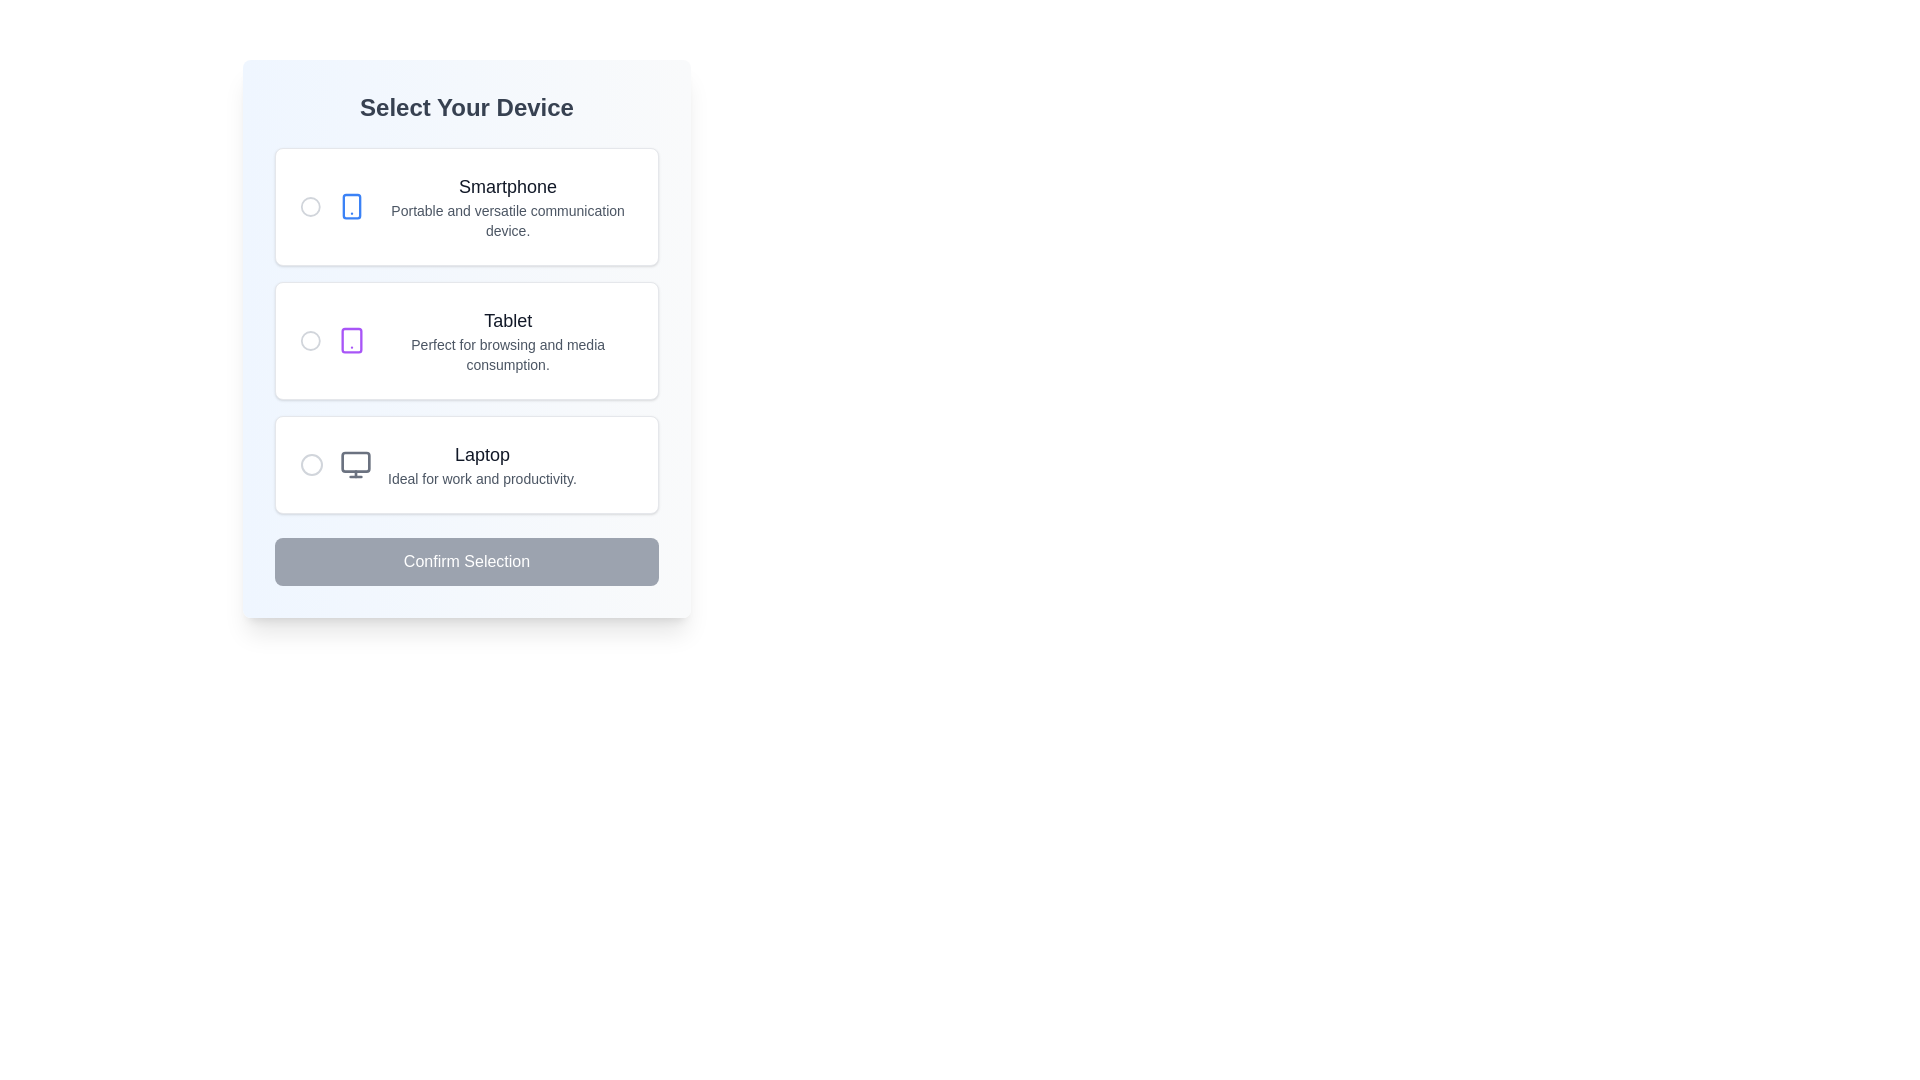 The width and height of the screenshot is (1920, 1080). Describe the element at coordinates (485, 339) in the screenshot. I see `to select the second option in the device selection interface for a tablet device, which is a selectable list item with an associated icon and descriptive text` at that location.